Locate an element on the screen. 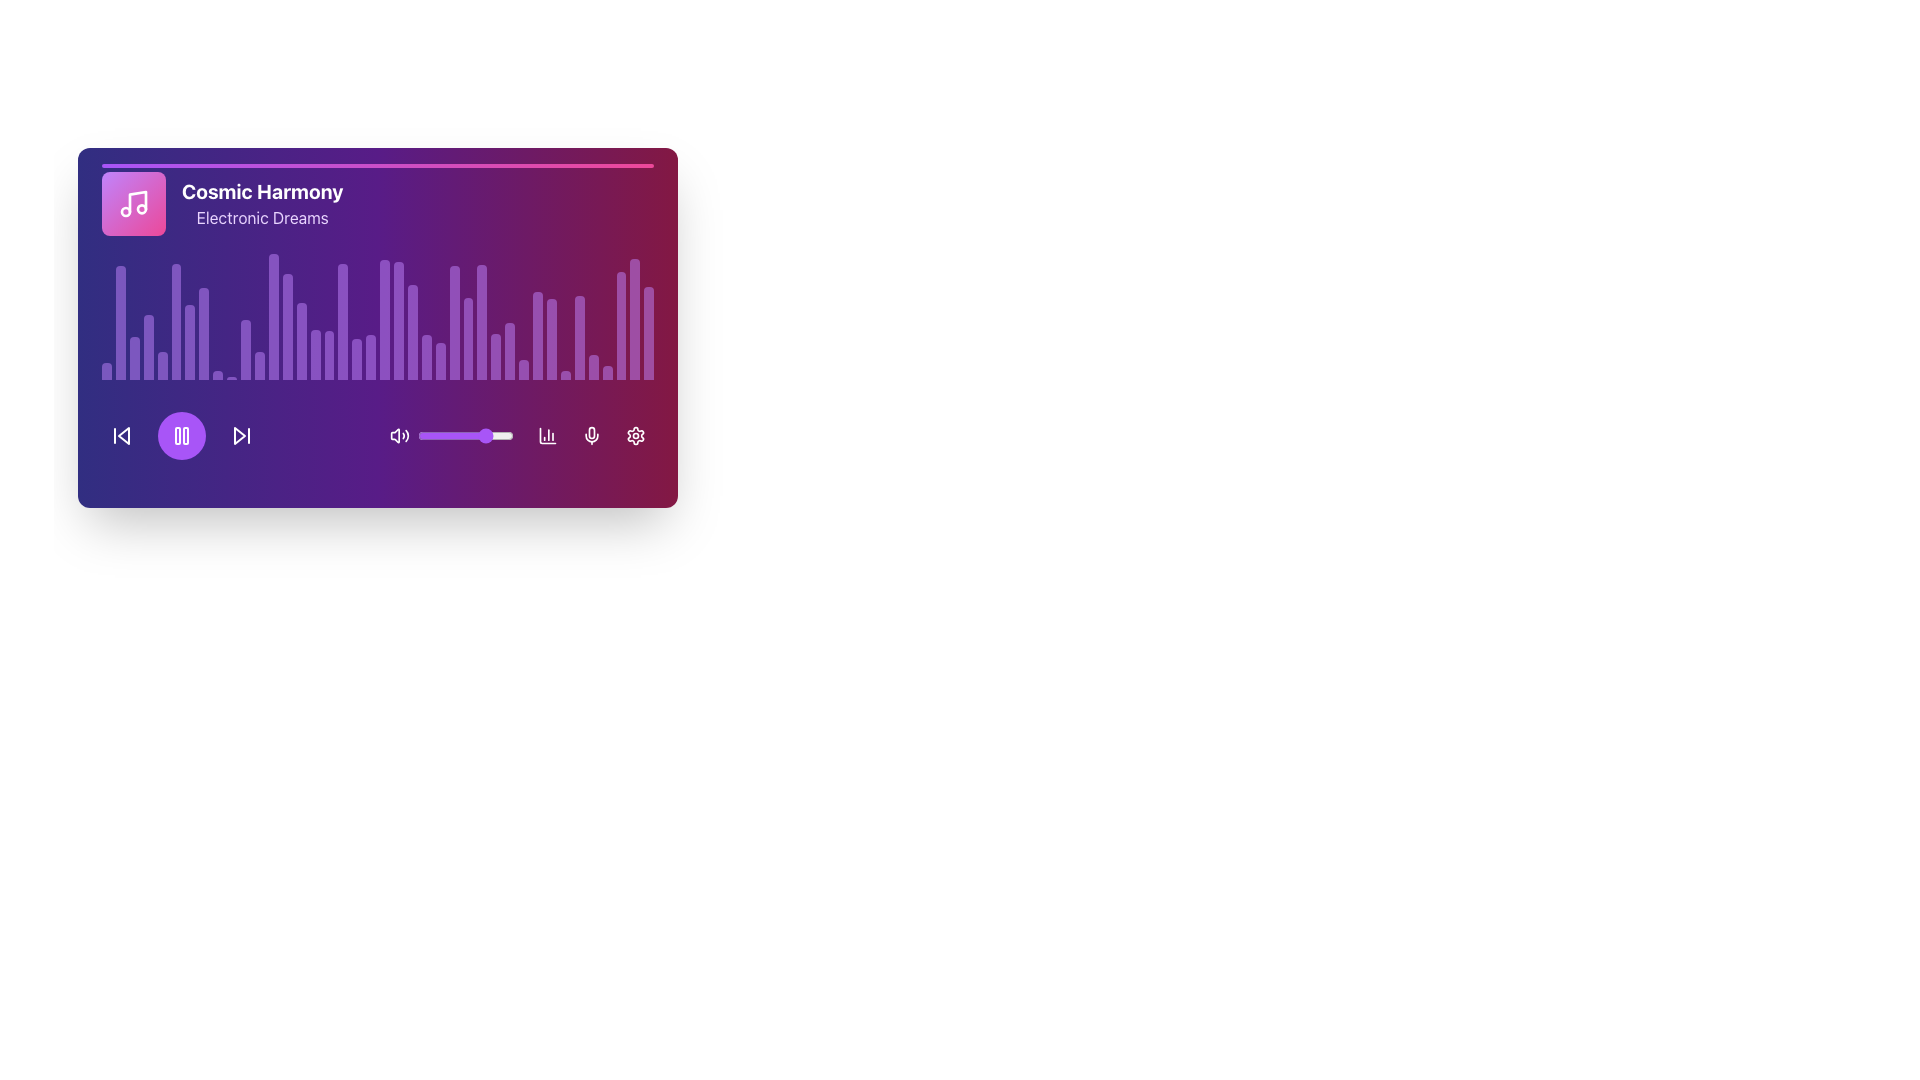 Image resolution: width=1920 pixels, height=1080 pixels. the 20th vertical audio waveform indicator bar located just above the bottom controls of the music player interface is located at coordinates (371, 356).